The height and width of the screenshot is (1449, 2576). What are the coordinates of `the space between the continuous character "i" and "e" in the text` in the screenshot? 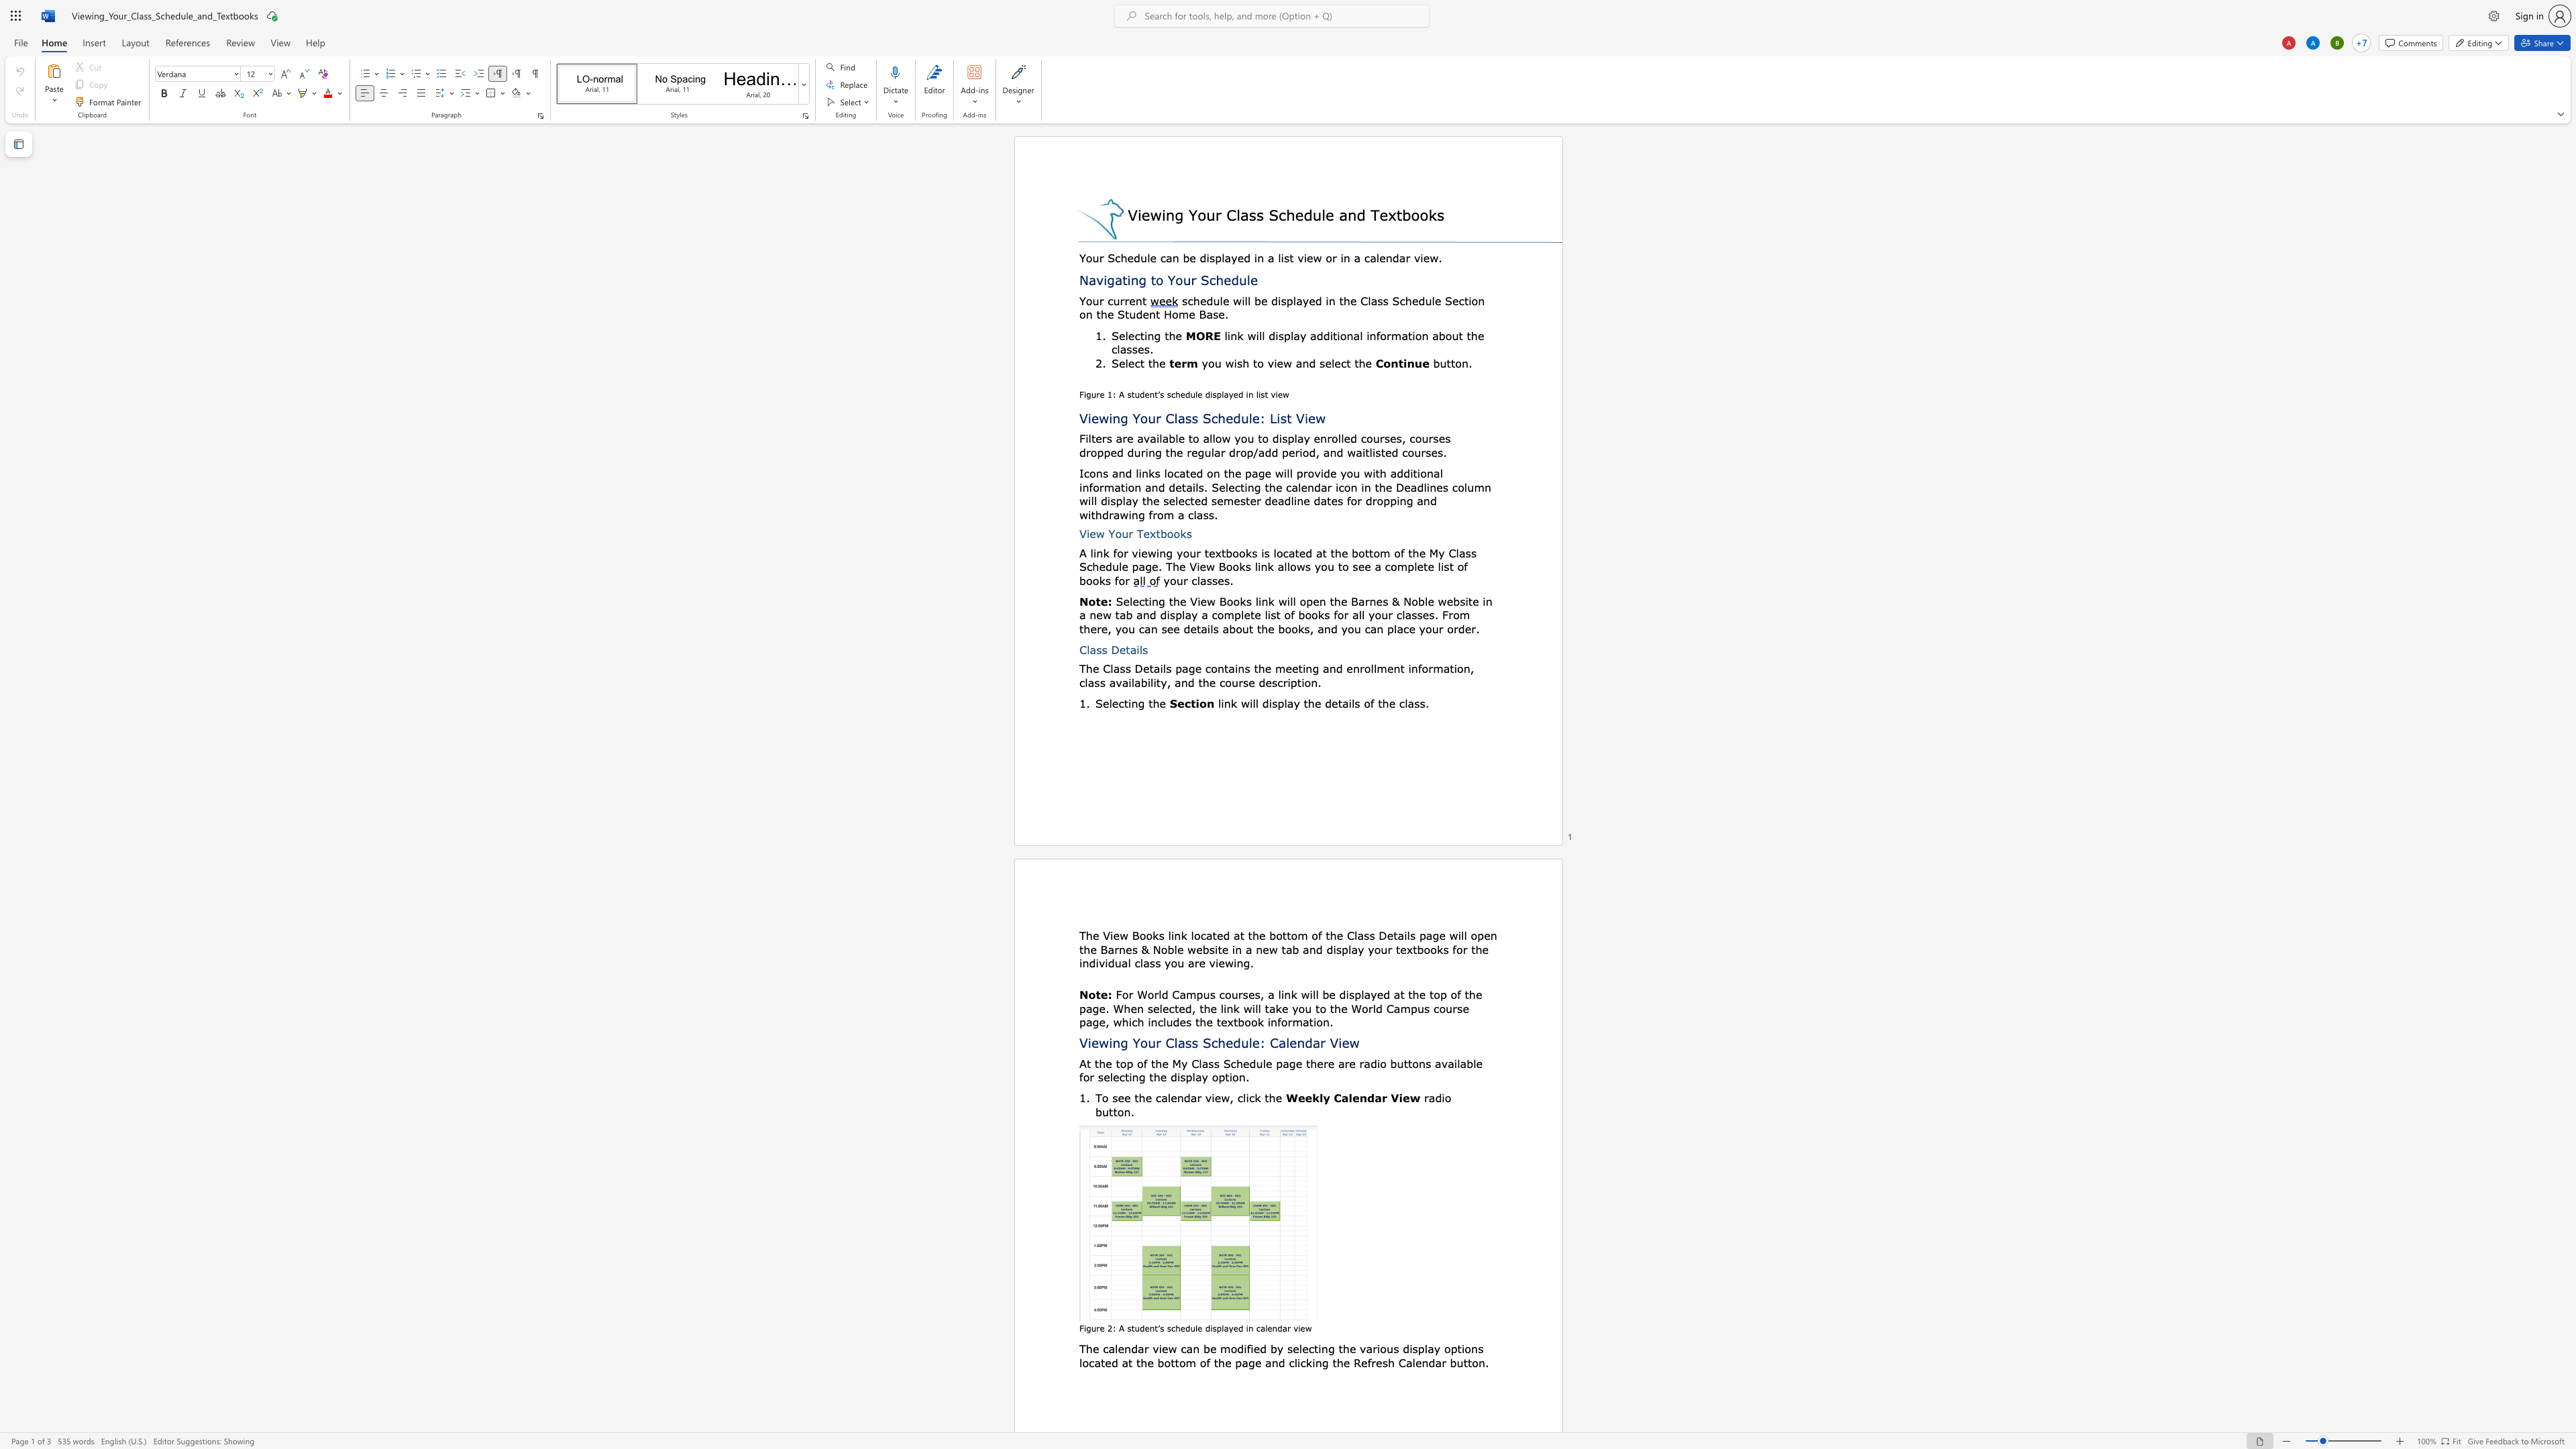 It's located at (1089, 533).